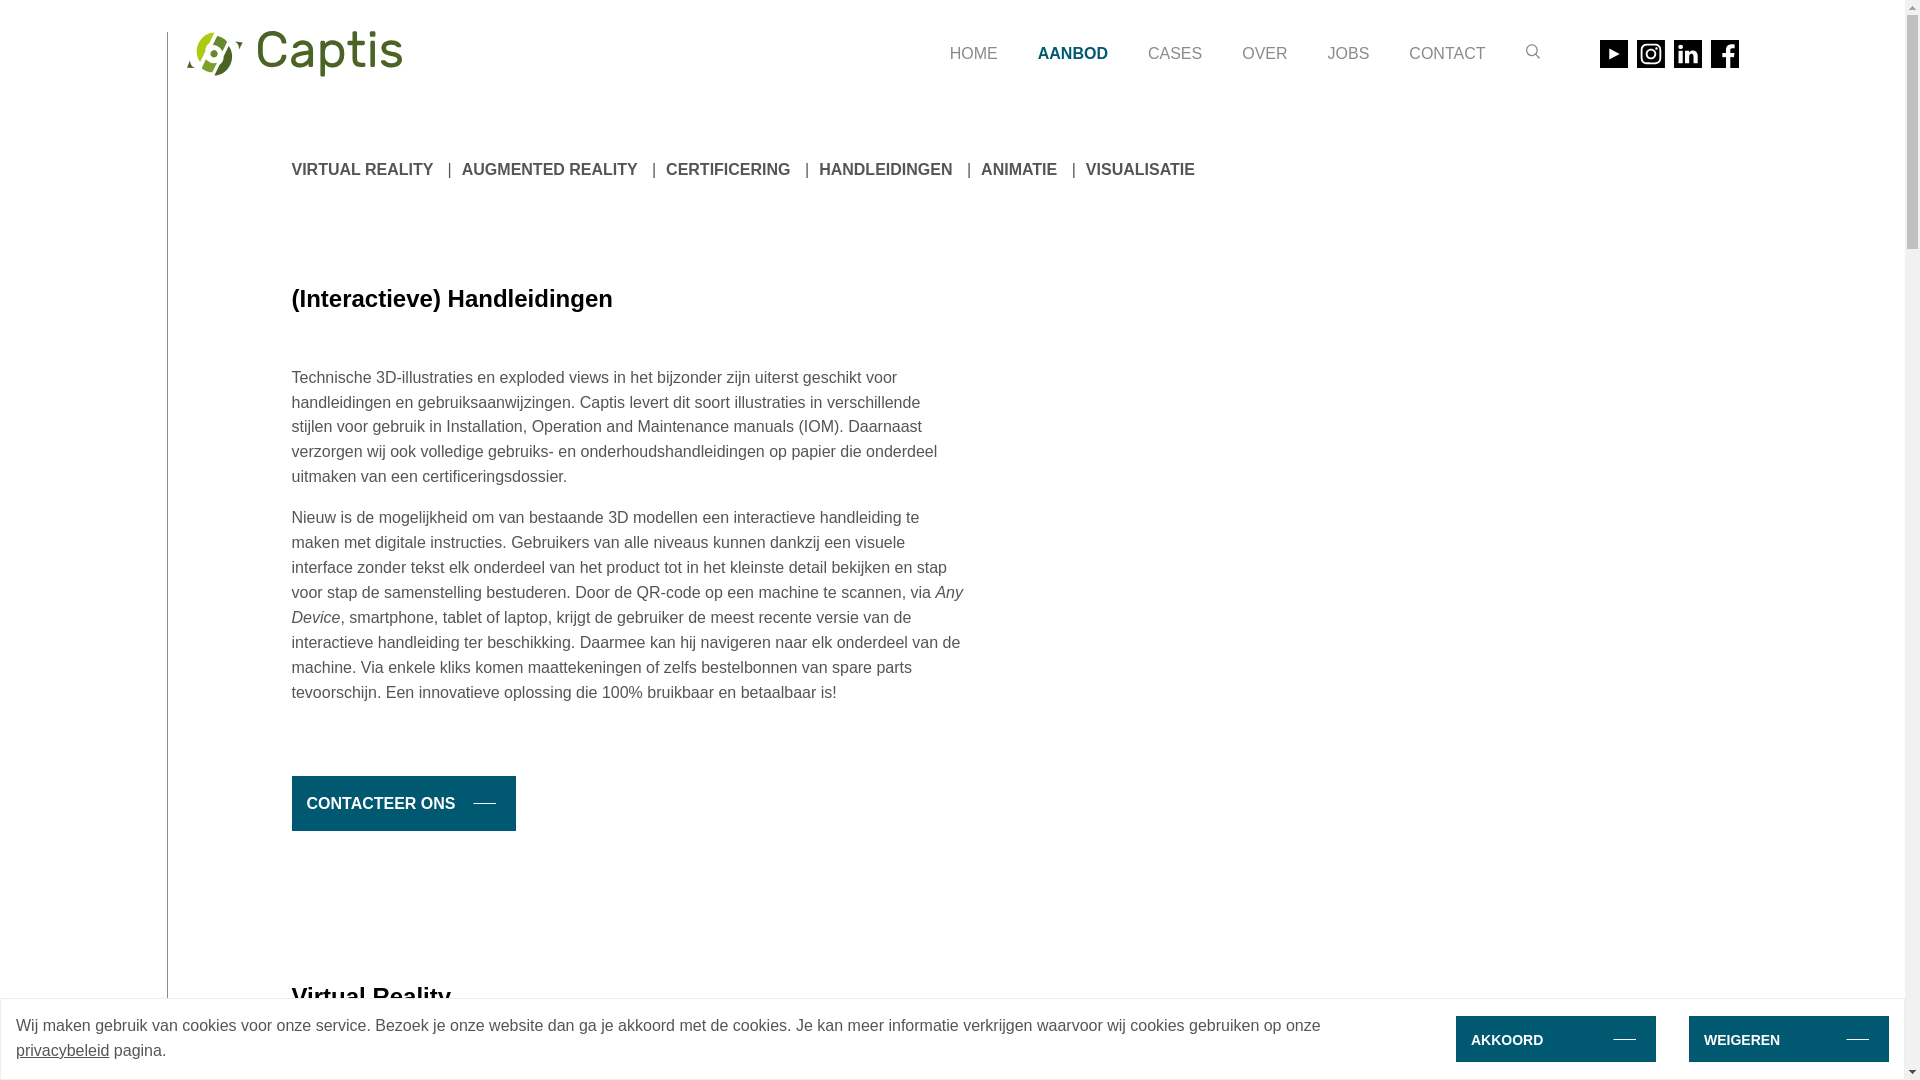  I want to click on 'HANDLEIDINGEN', so click(884, 168).